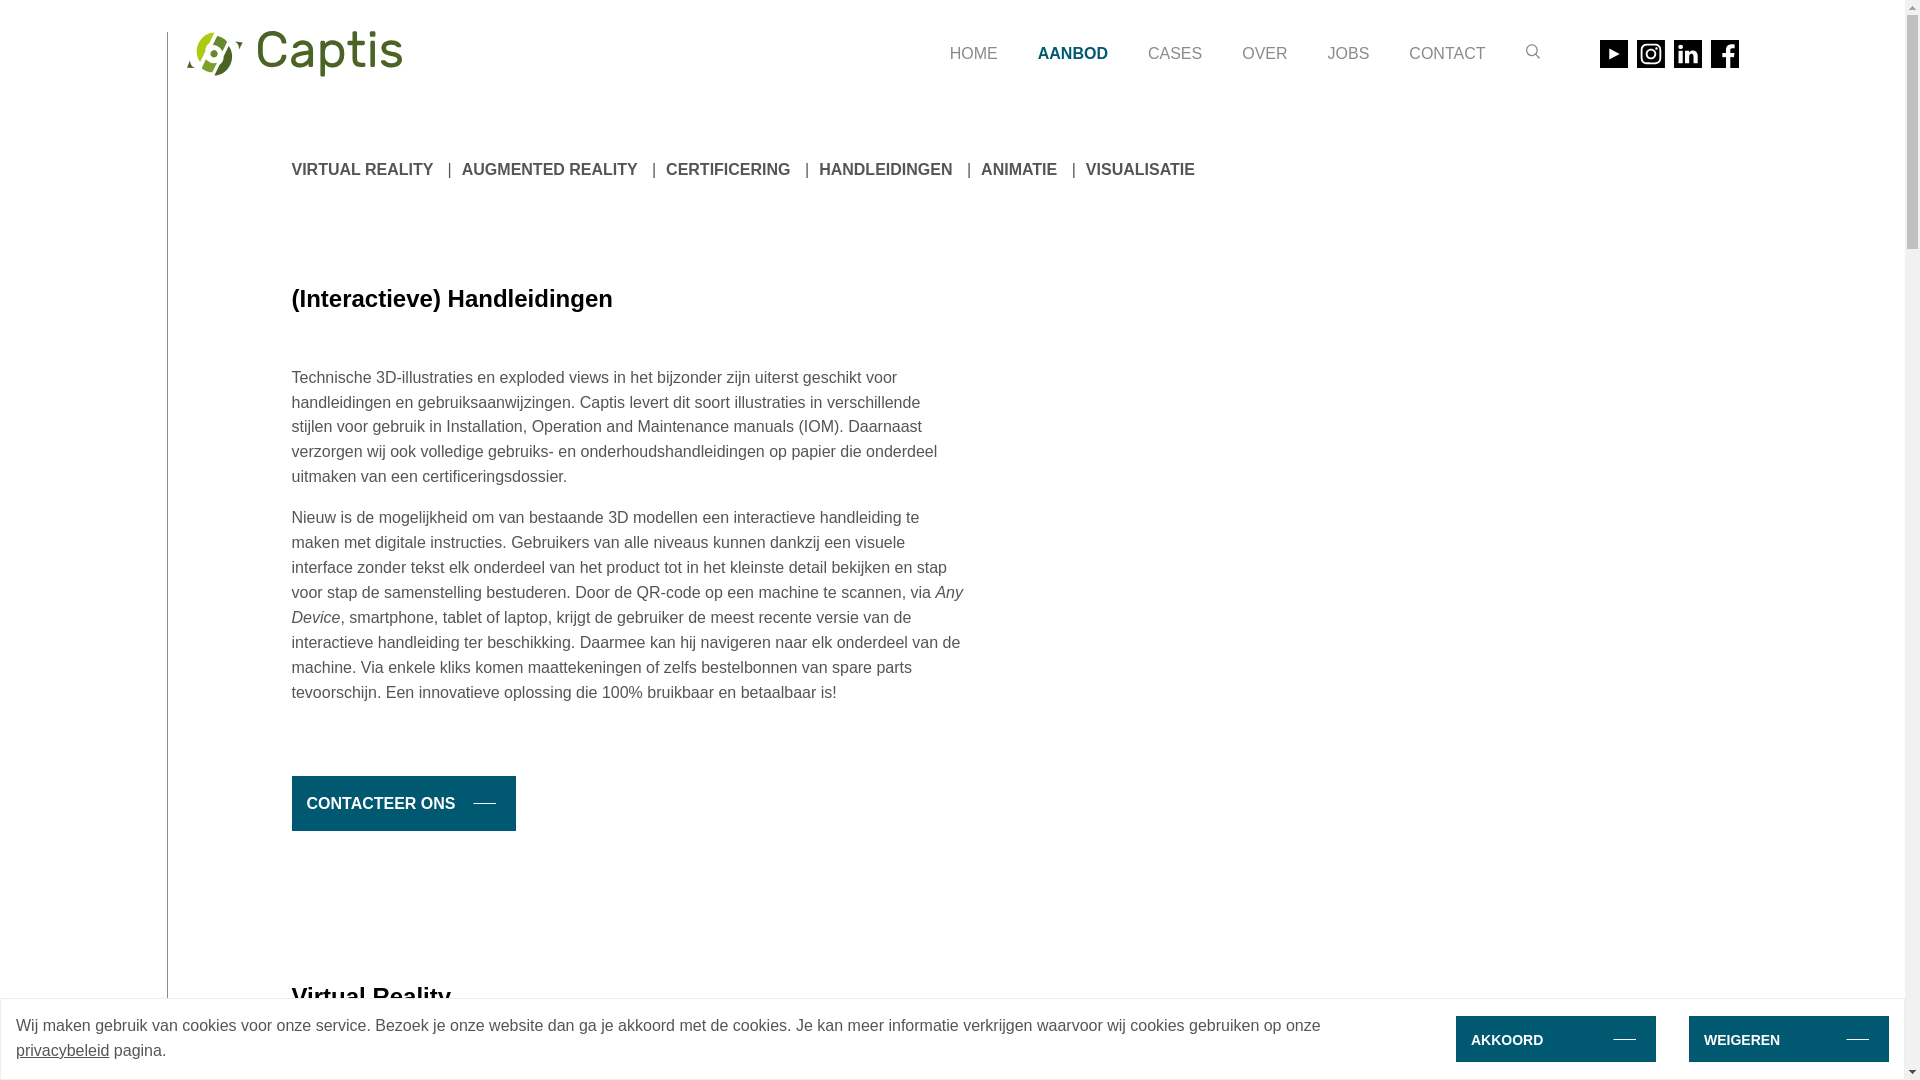  I want to click on 'HANDLEIDINGEN', so click(884, 168).